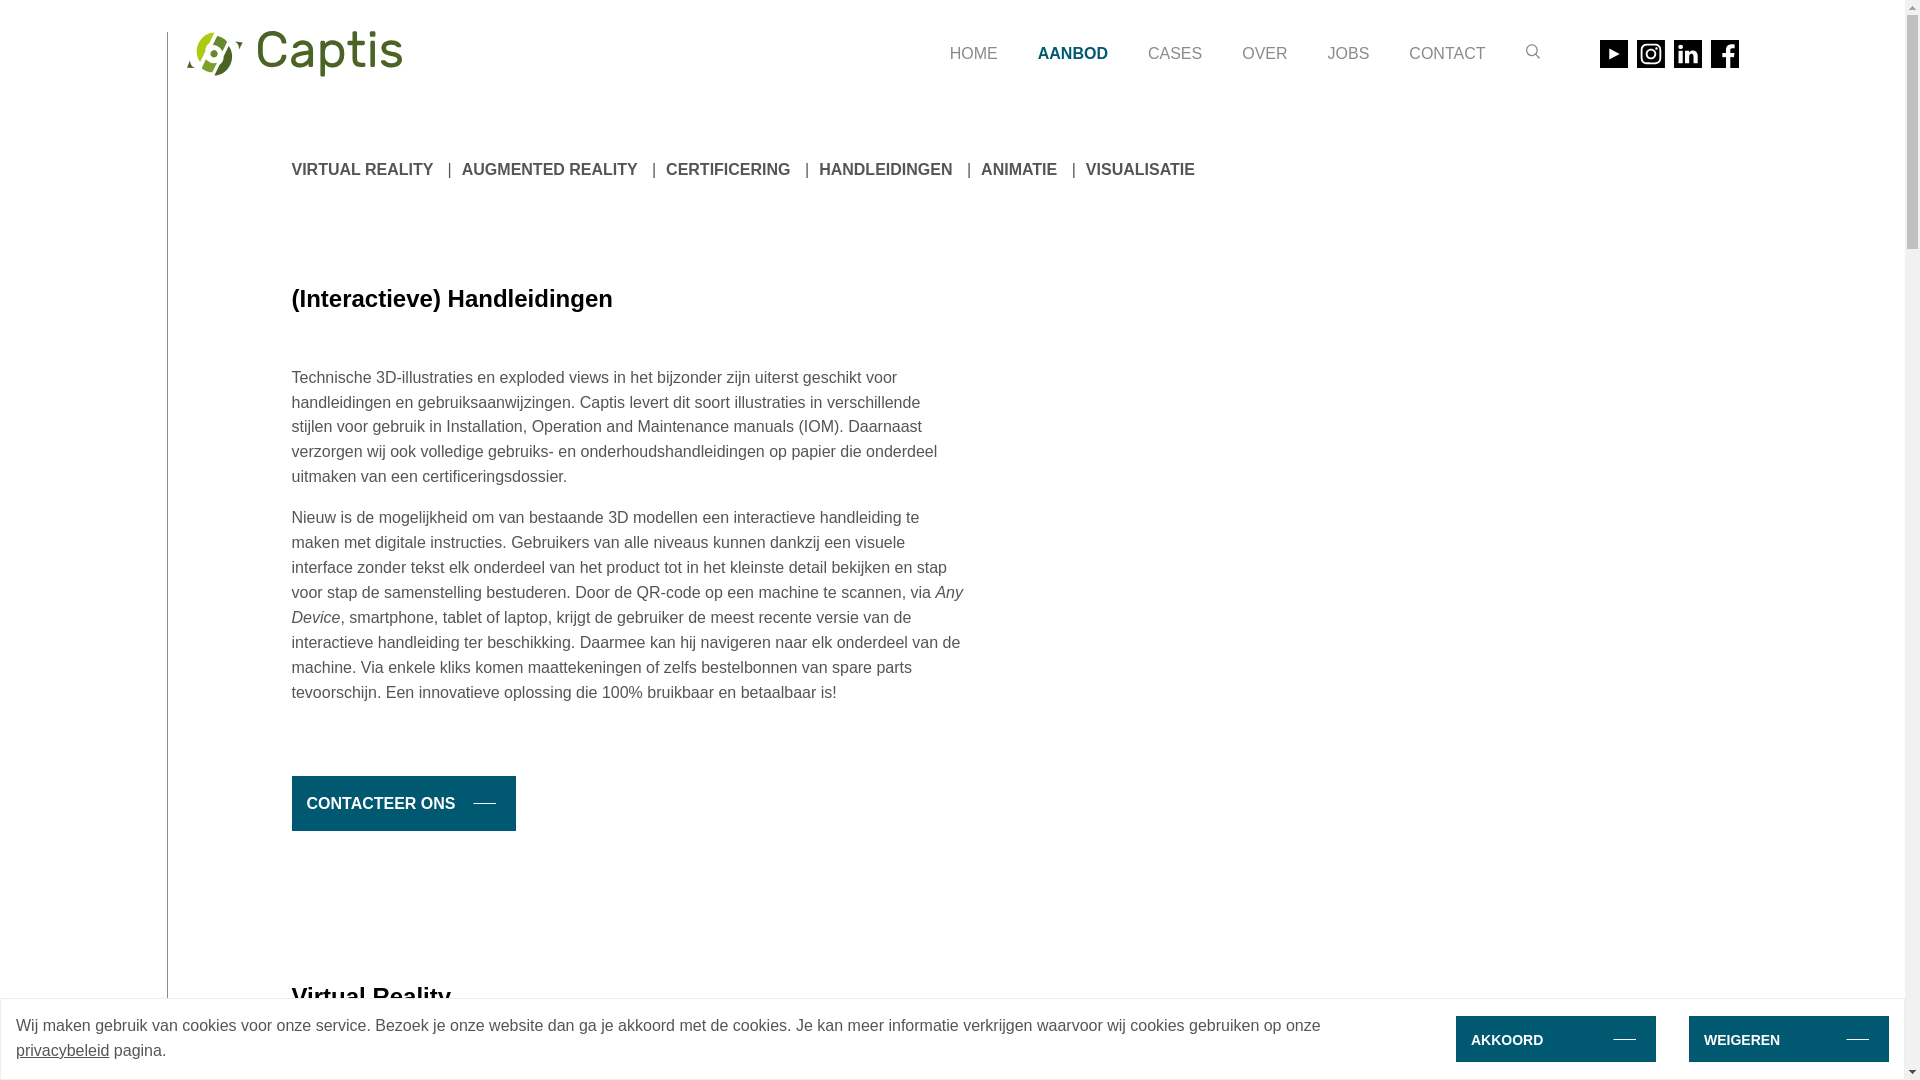  I want to click on 'HANDLEIDINGEN', so click(884, 168).